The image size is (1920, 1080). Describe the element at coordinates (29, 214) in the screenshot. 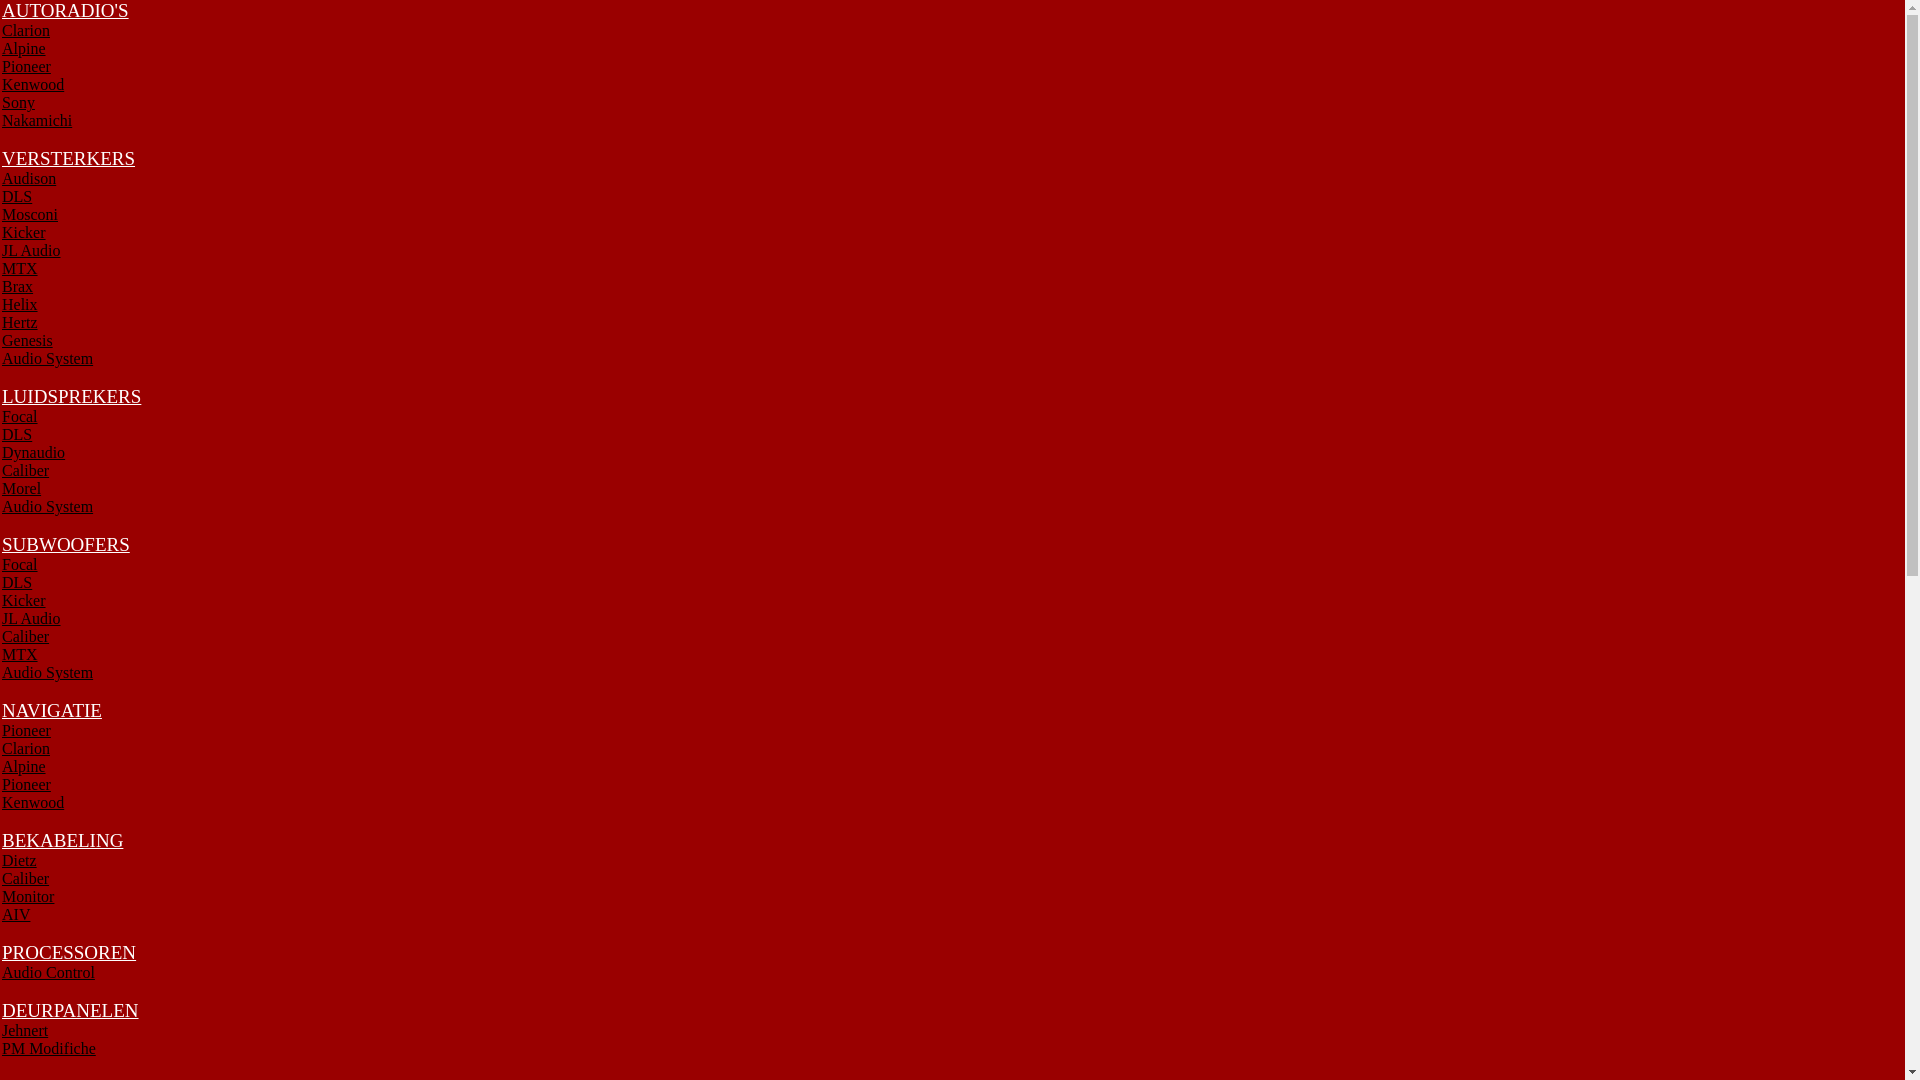

I see `'Mosconi'` at that location.